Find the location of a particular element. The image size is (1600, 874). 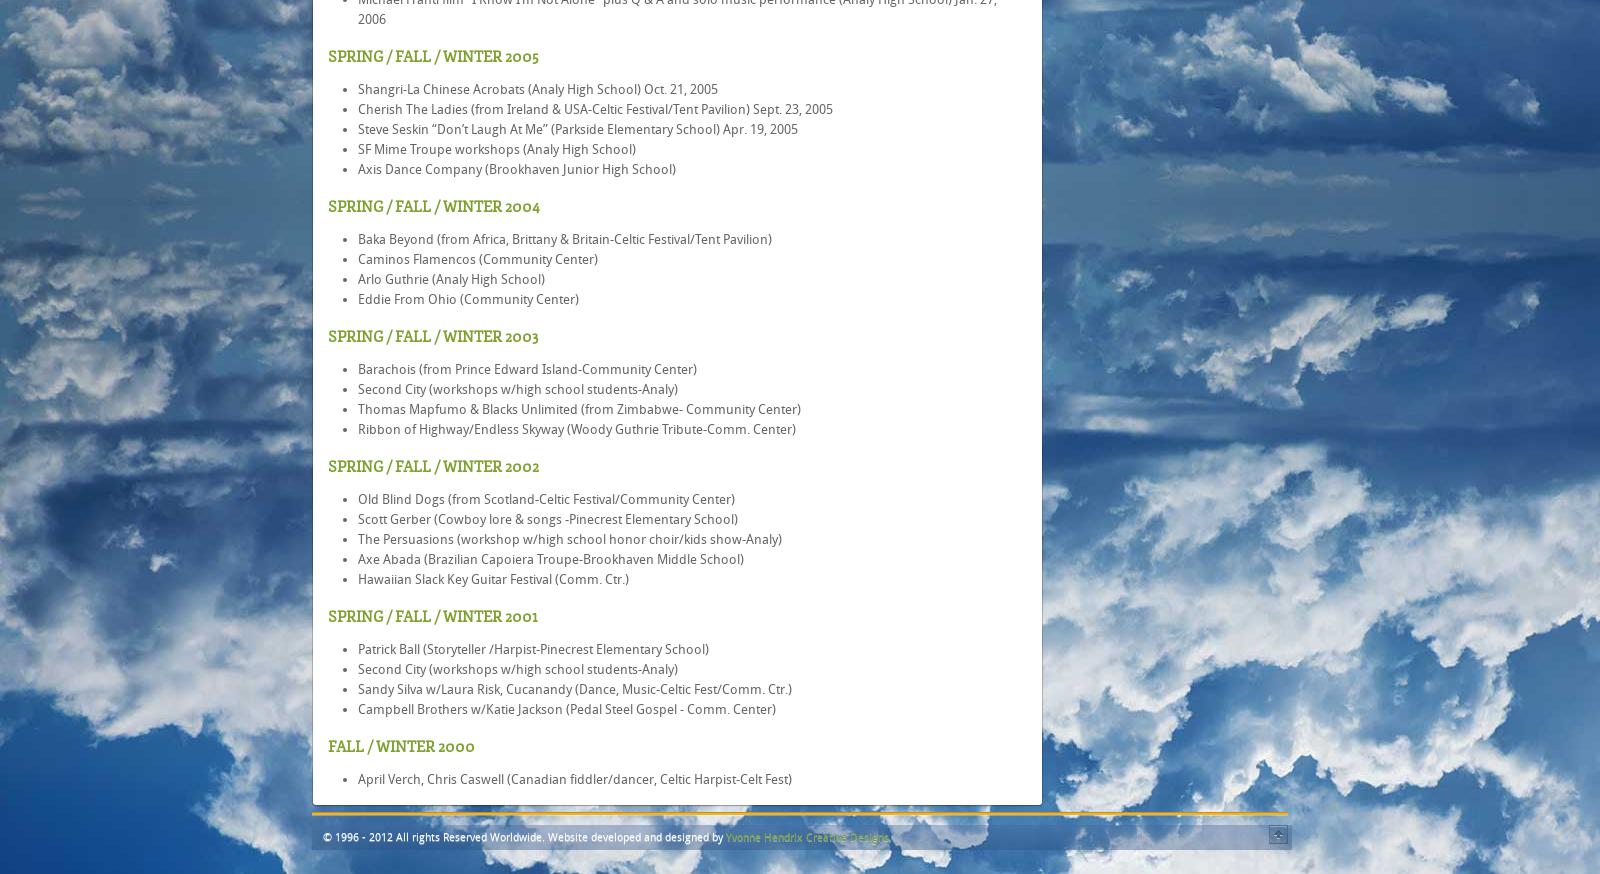

'Axe Abada (Brazilian Capoiera Troupe-Brookhaven Middle School)' is located at coordinates (358, 559).